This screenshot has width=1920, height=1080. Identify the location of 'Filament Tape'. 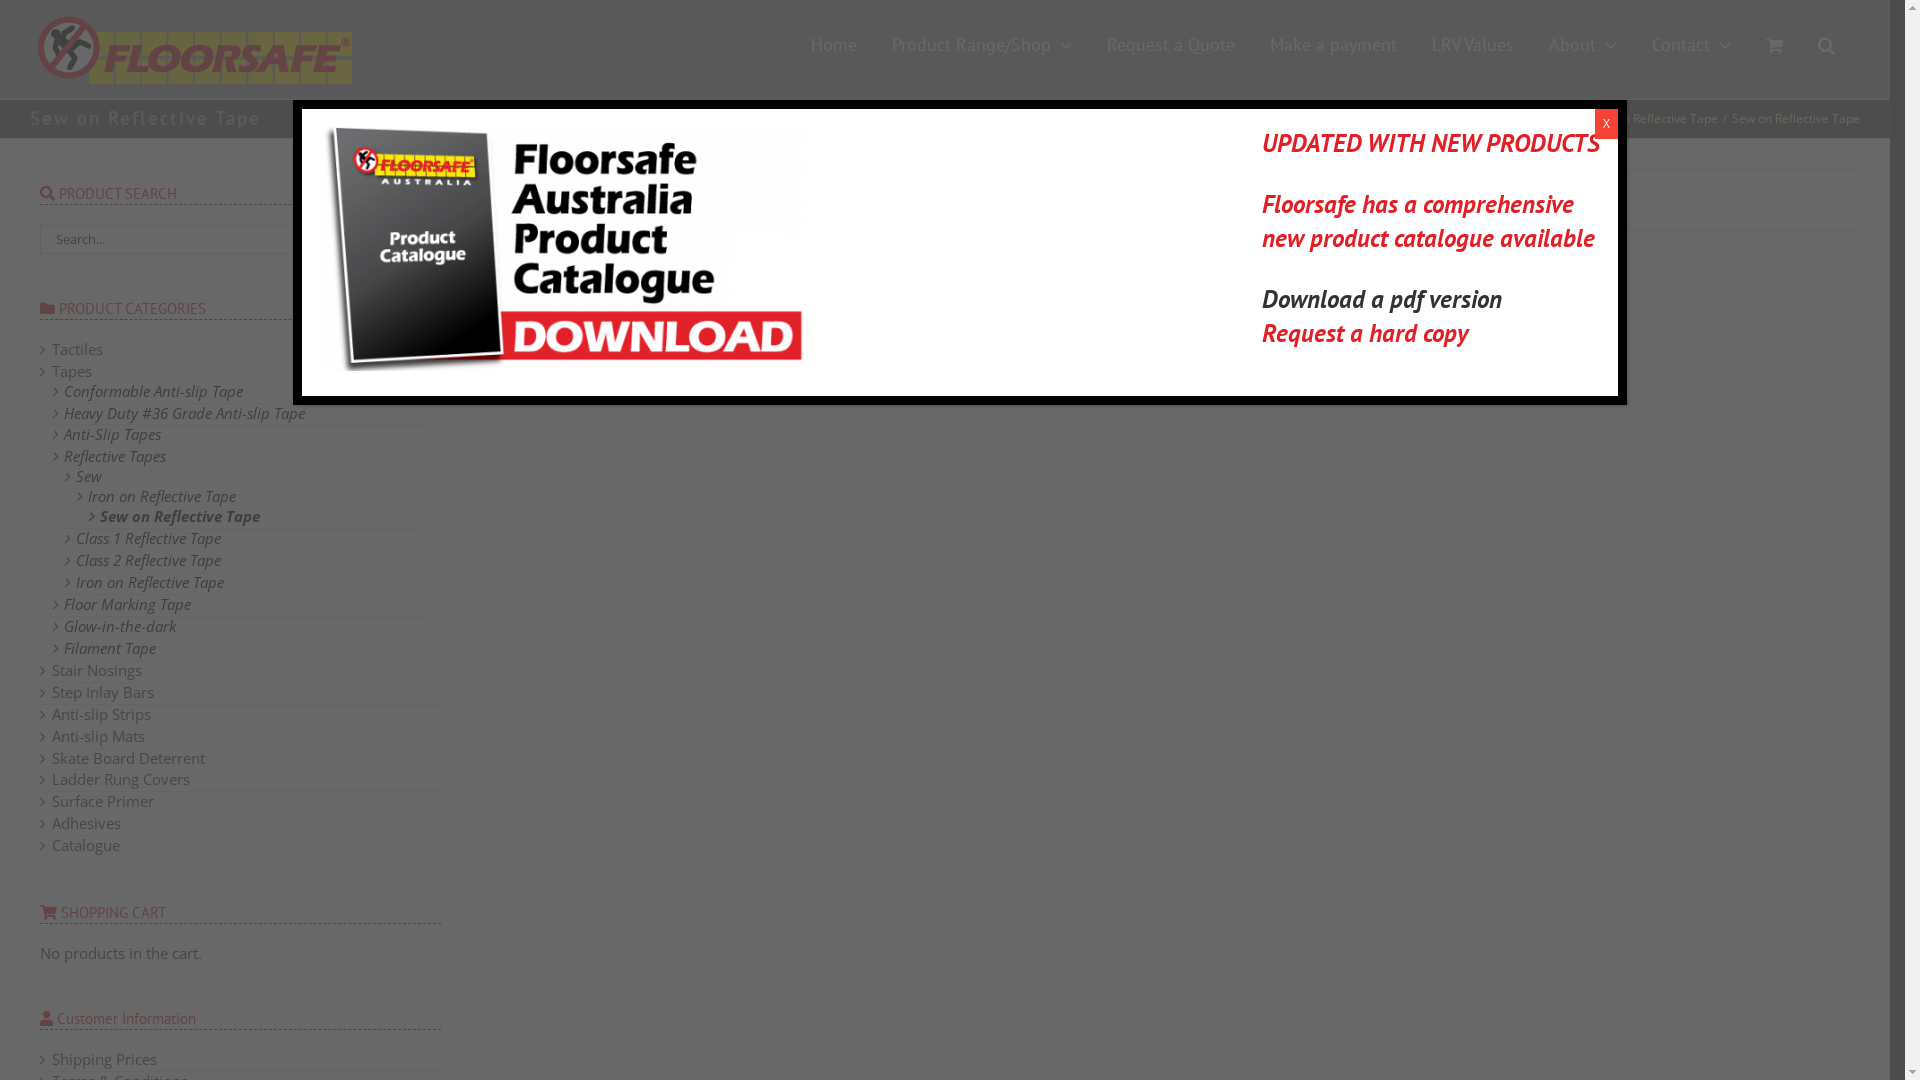
(109, 648).